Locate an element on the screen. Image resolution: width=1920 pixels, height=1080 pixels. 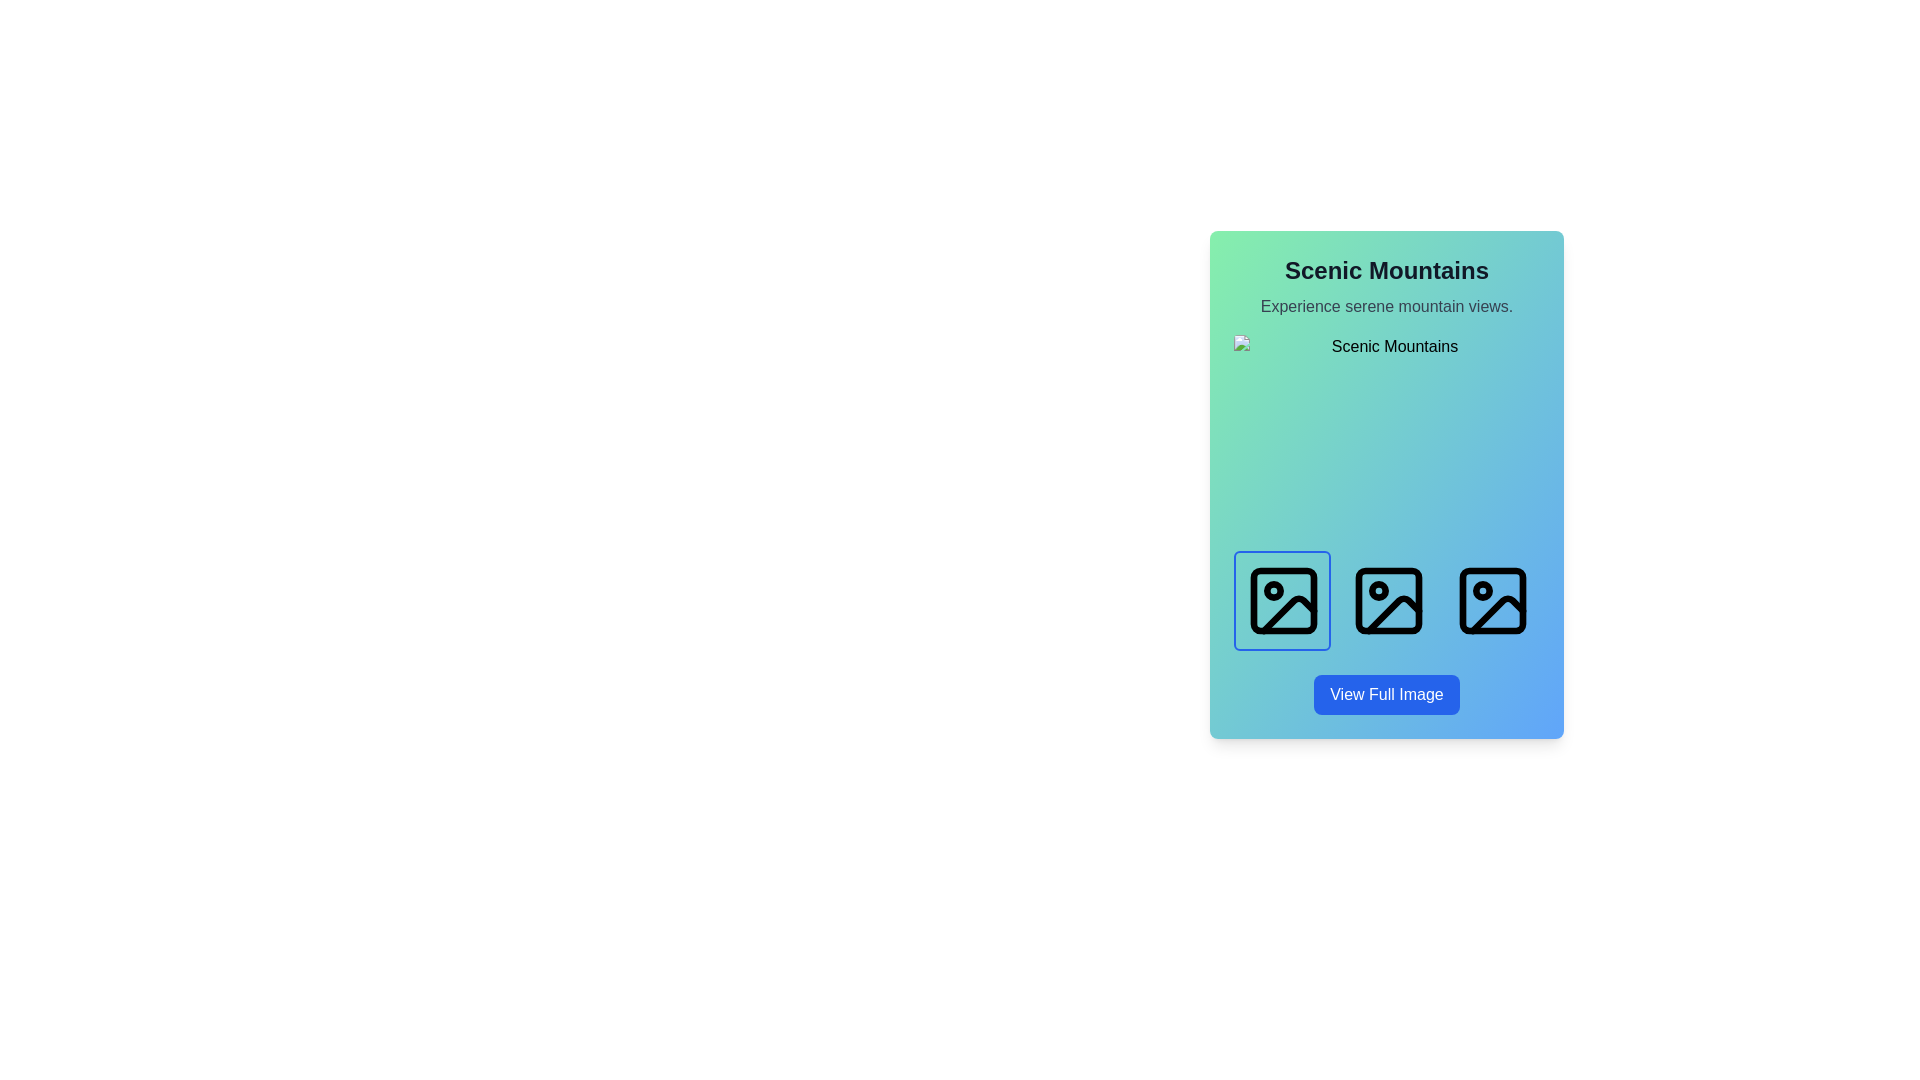
the button located at the bottom of a rectangular card with a gradient background is located at coordinates (1386, 693).